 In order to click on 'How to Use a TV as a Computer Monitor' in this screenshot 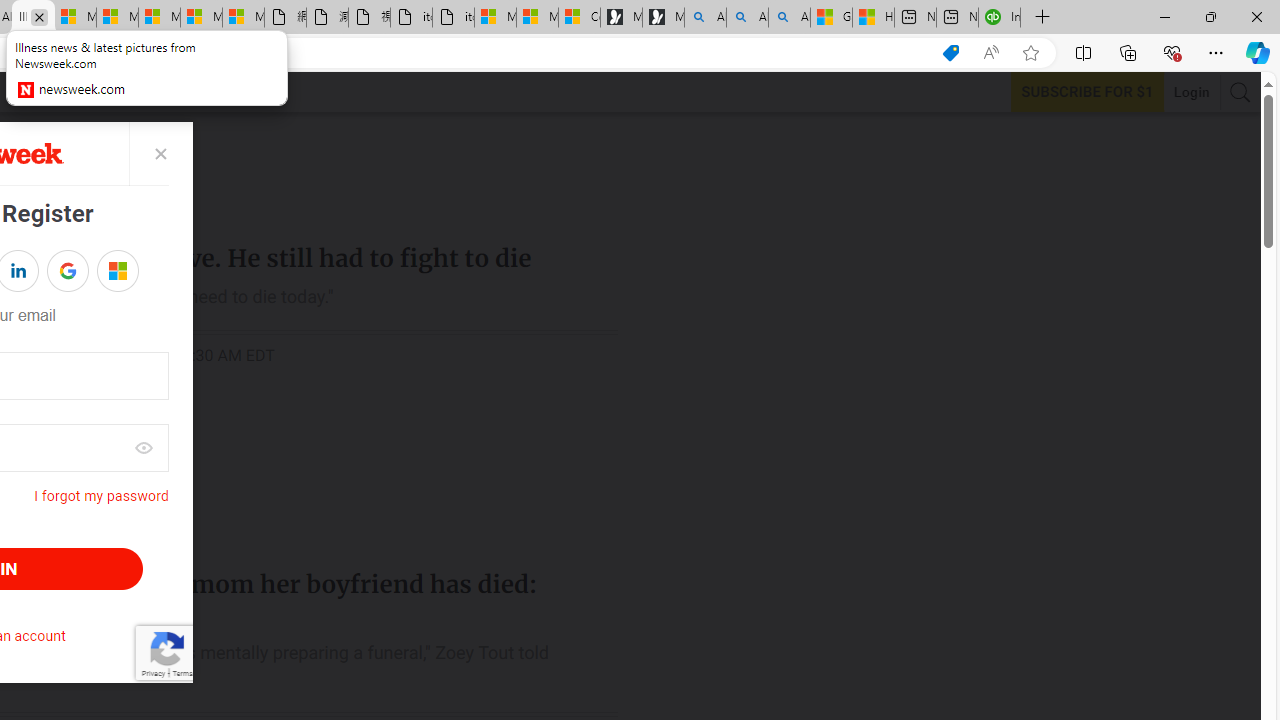, I will do `click(872, 17)`.